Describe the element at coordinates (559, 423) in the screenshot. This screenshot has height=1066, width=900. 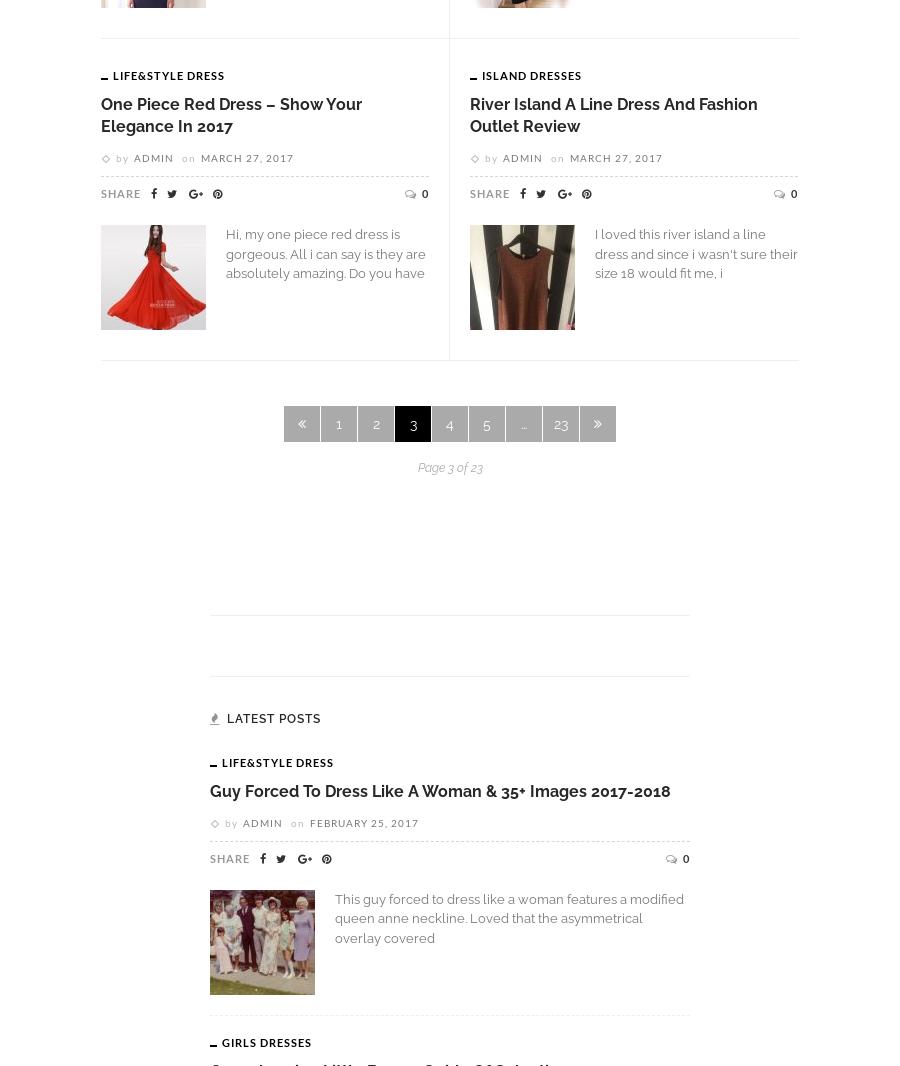
I see `'23'` at that location.